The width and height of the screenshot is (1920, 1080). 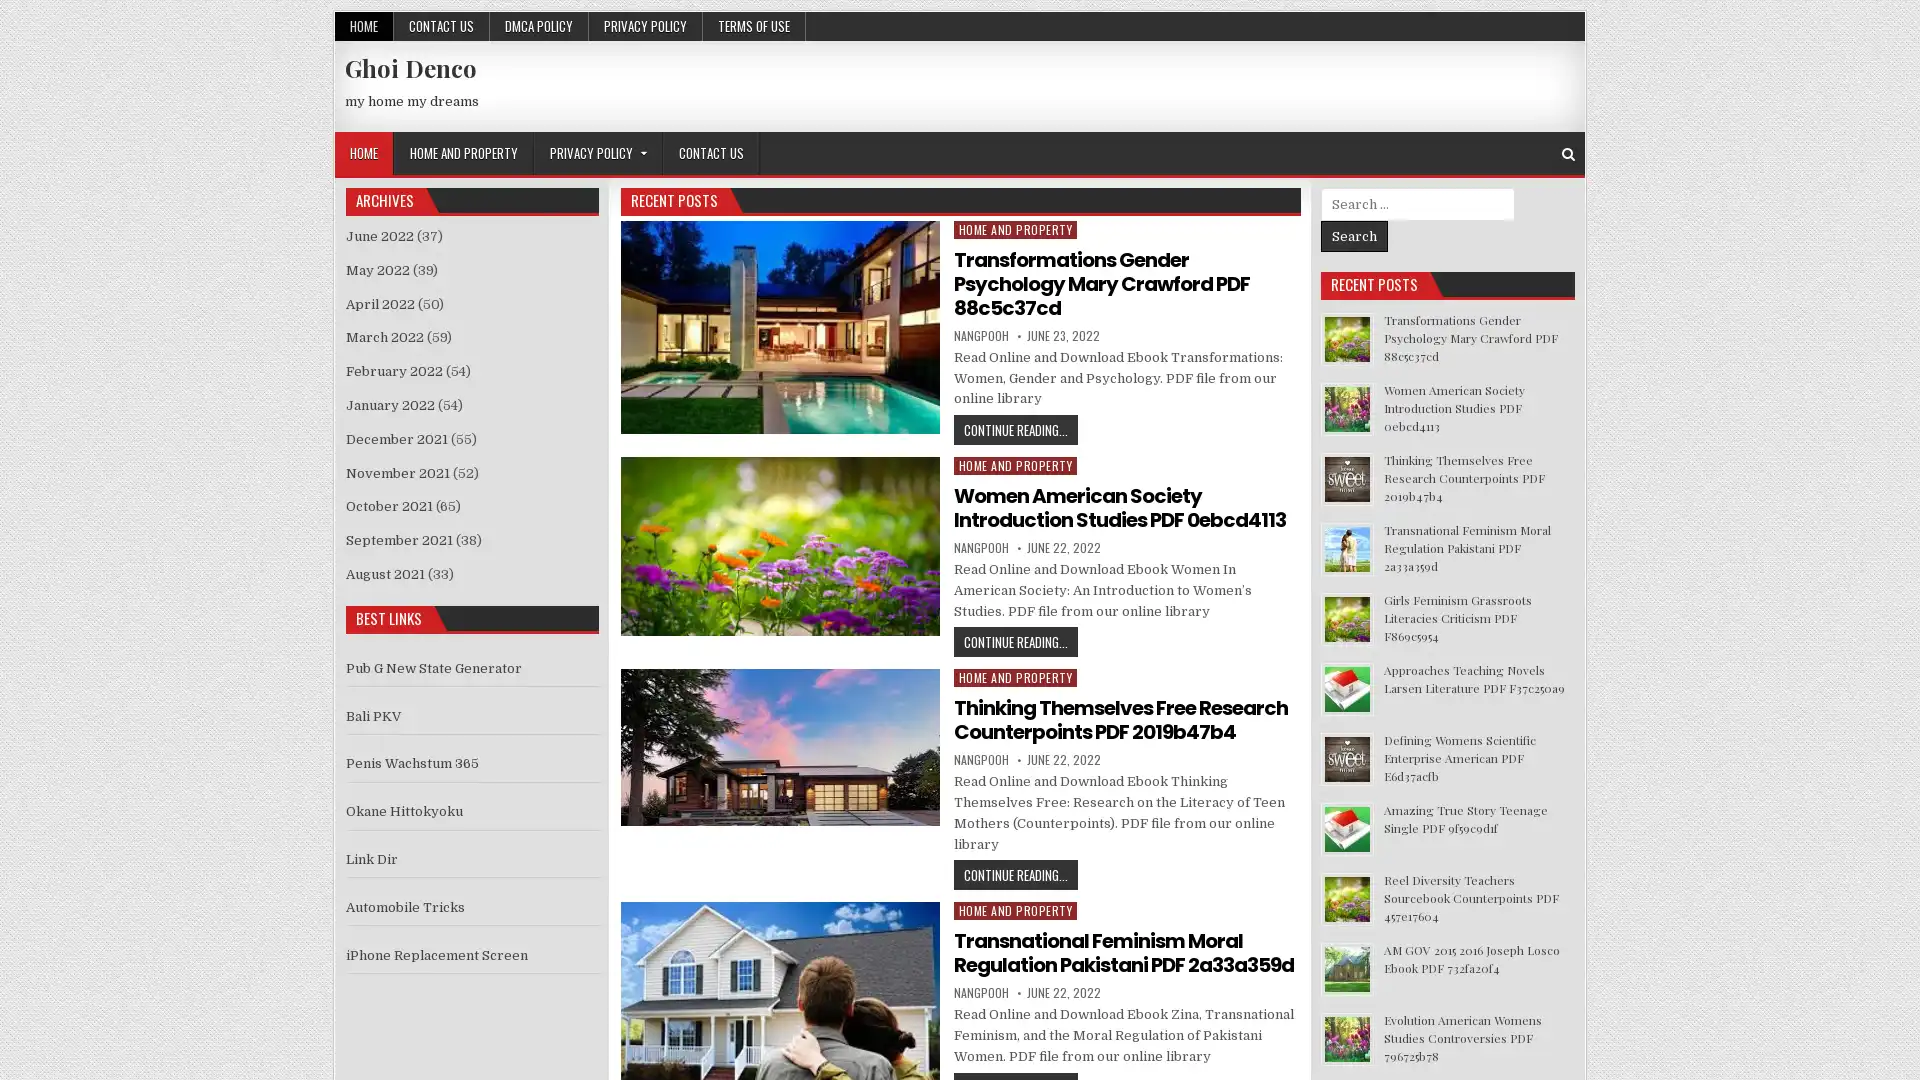 What do you see at coordinates (1354, 235) in the screenshot?
I see `Search` at bounding box center [1354, 235].